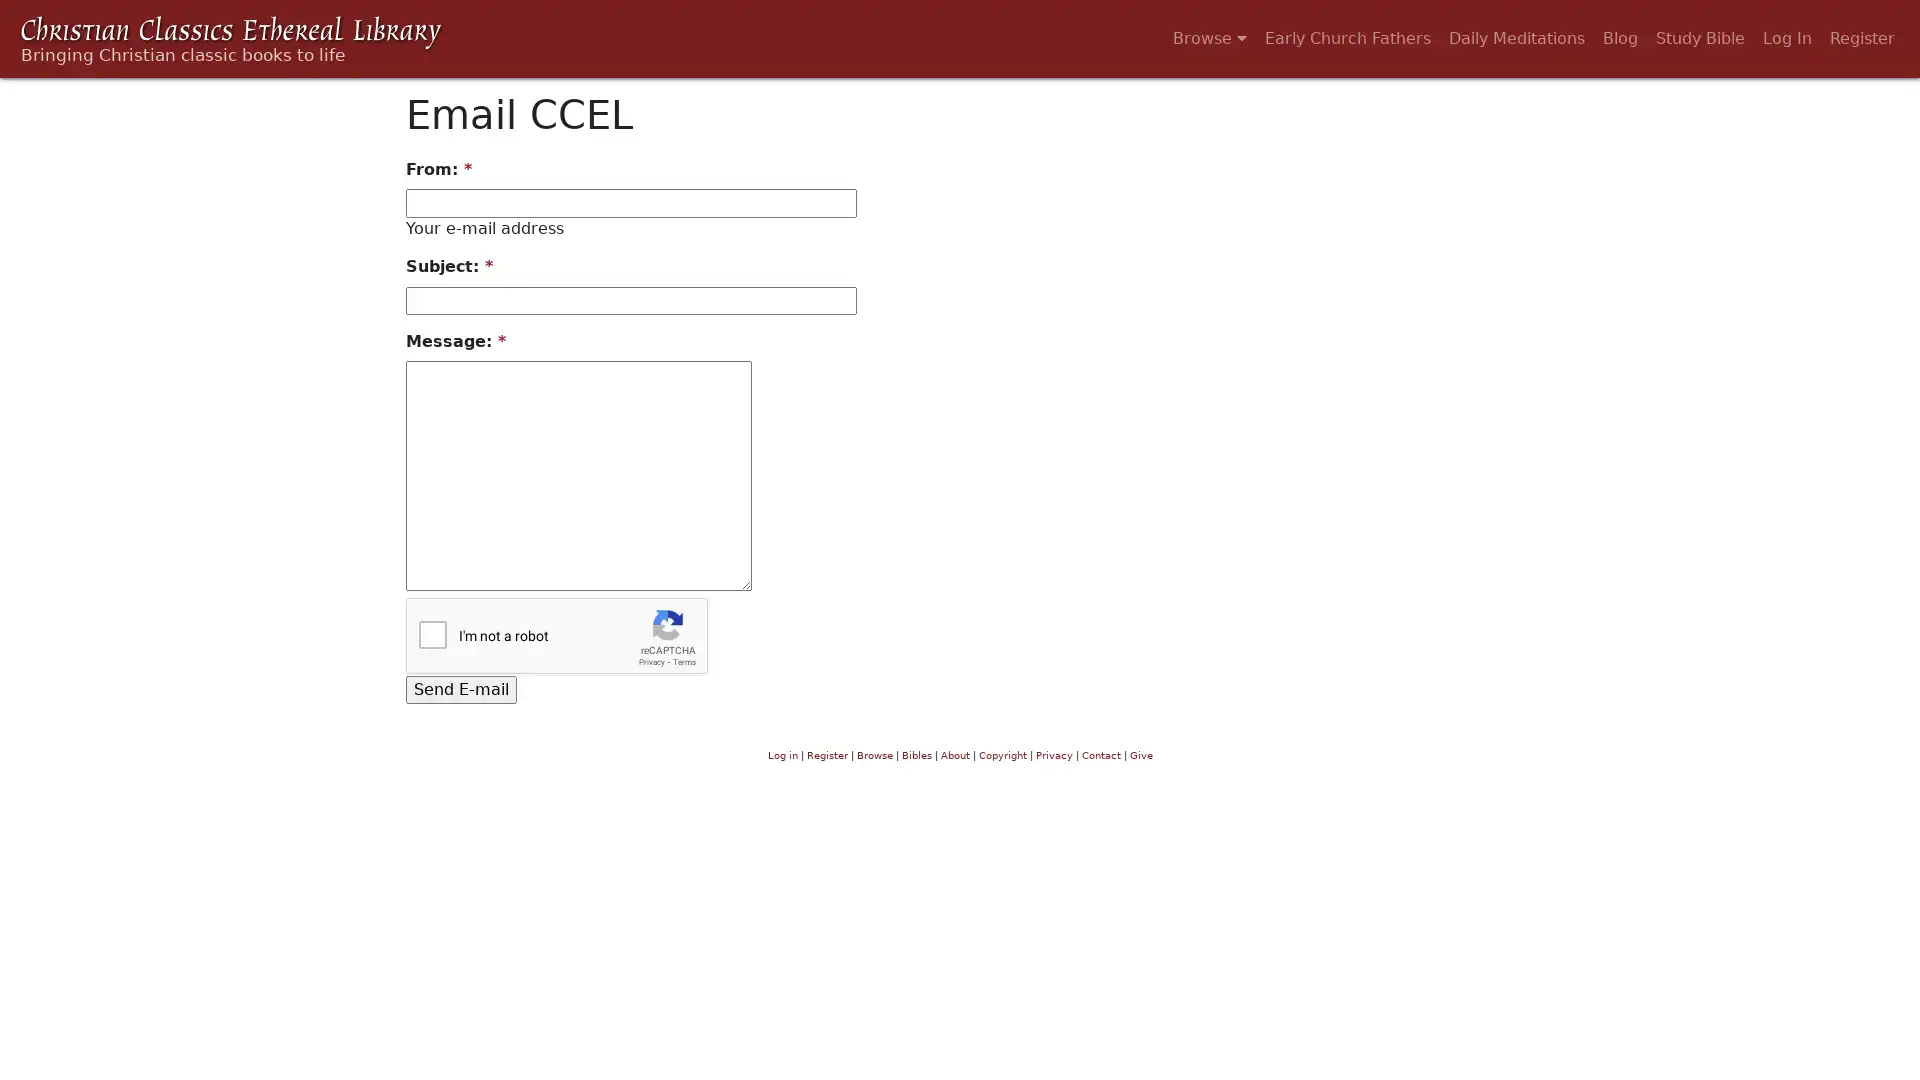 This screenshot has width=1920, height=1080. Describe the element at coordinates (1516, 38) in the screenshot. I see `Daily Meditations` at that location.